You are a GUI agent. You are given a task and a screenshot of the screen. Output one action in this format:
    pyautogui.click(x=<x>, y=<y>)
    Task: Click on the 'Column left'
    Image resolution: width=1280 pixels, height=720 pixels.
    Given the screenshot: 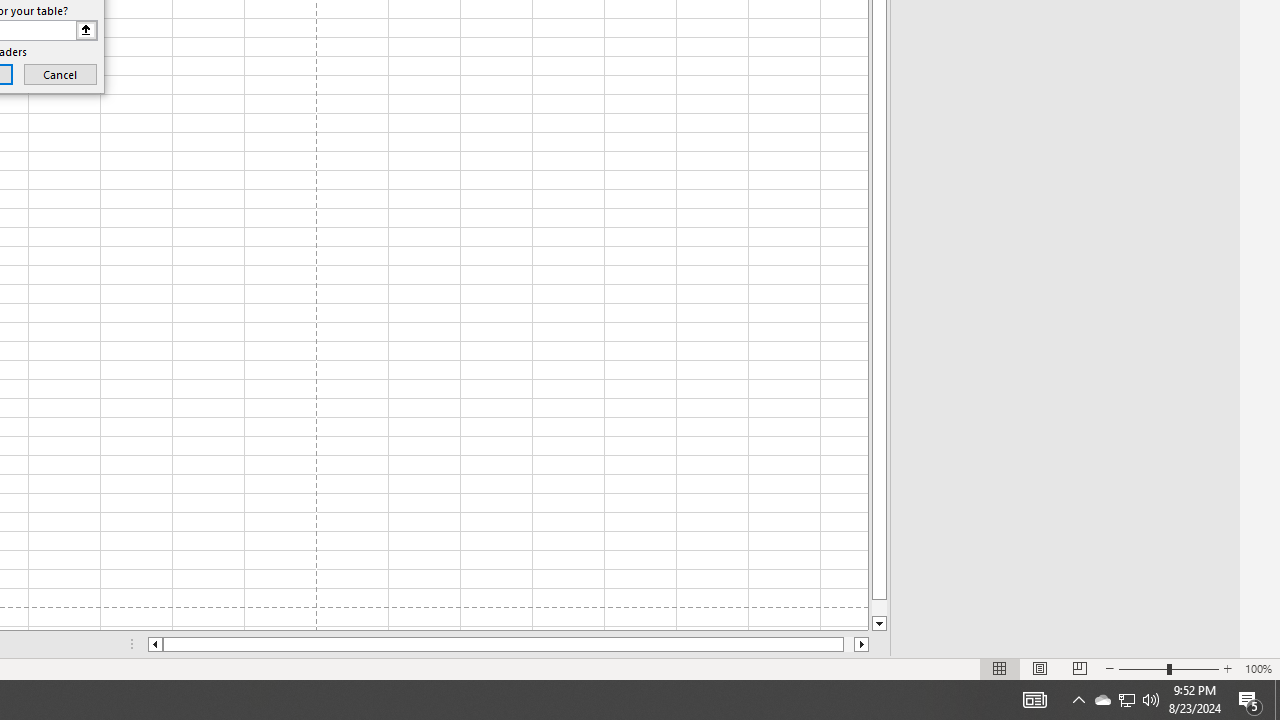 What is the action you would take?
    pyautogui.click(x=153, y=644)
    